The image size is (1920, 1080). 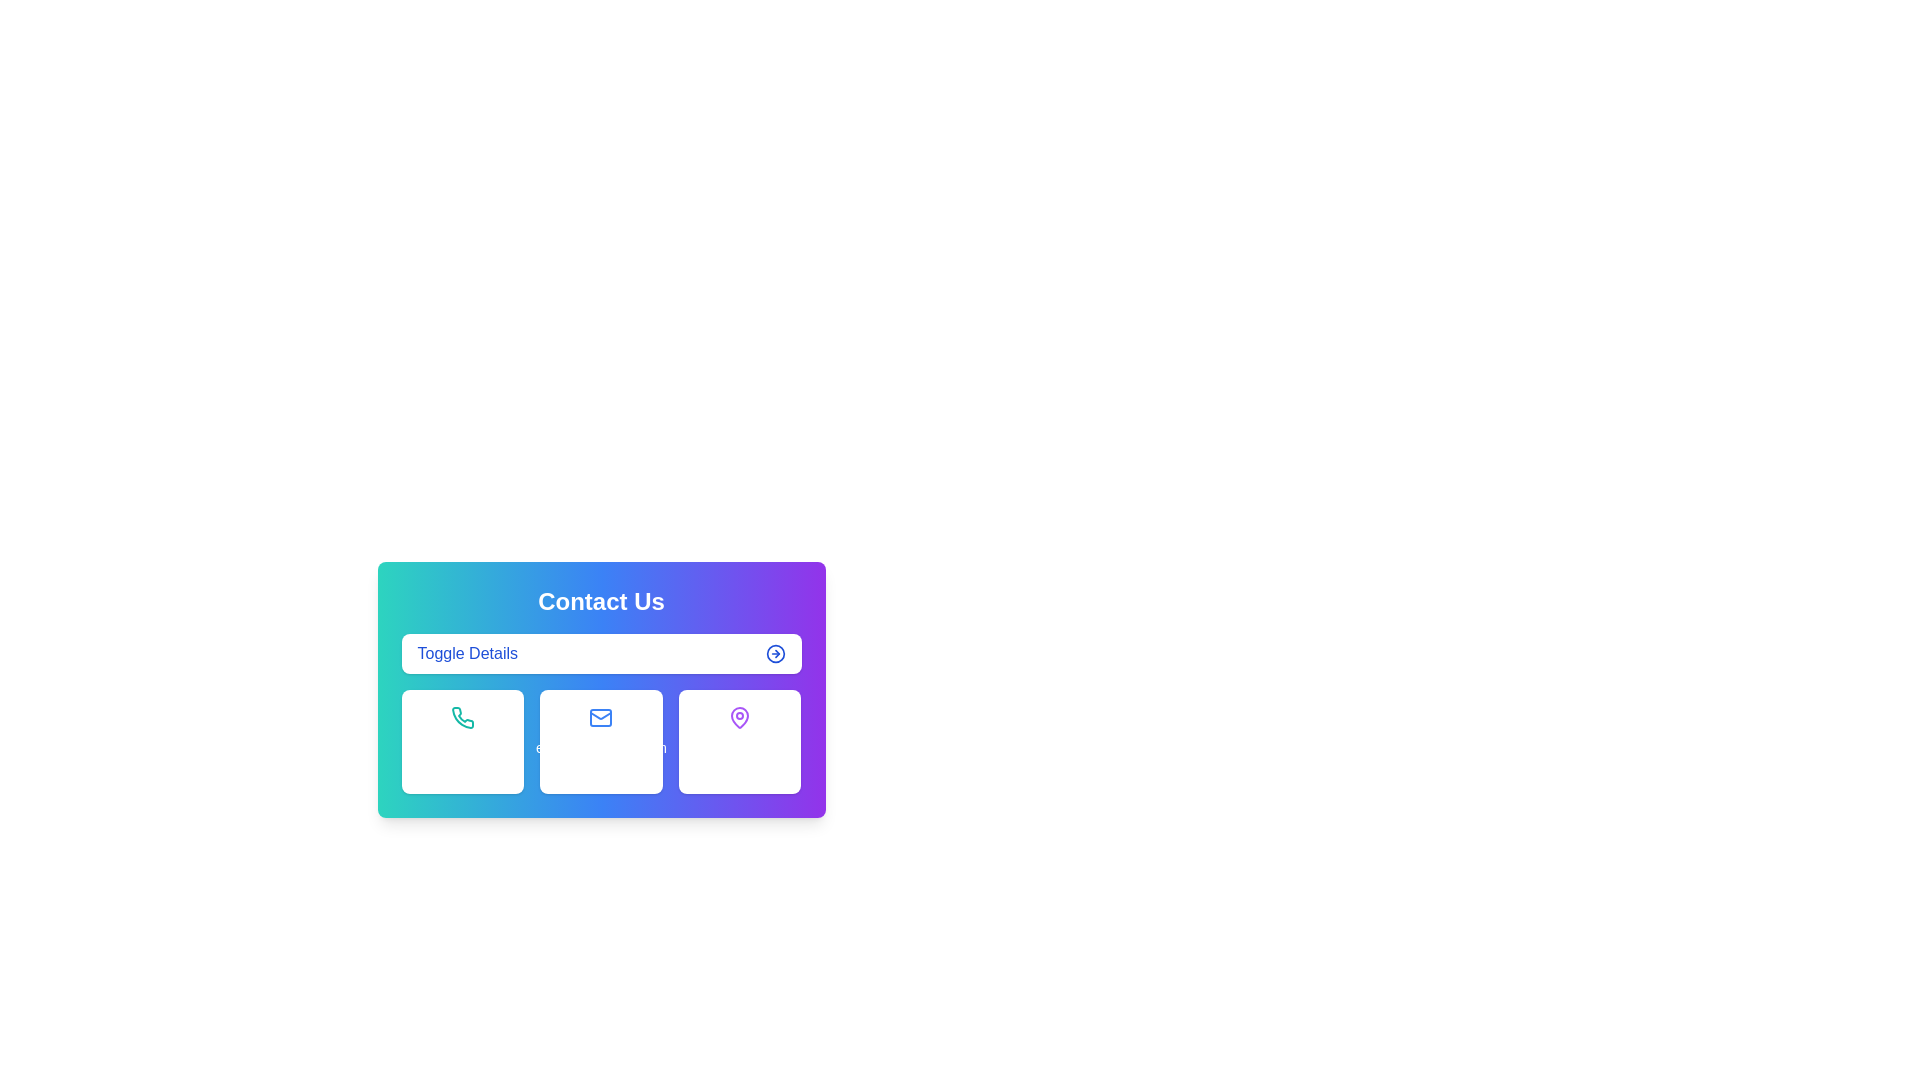 I want to click on the purple map pin icon located at the bottom of the 'Contact Us' panel, so click(x=739, y=716).